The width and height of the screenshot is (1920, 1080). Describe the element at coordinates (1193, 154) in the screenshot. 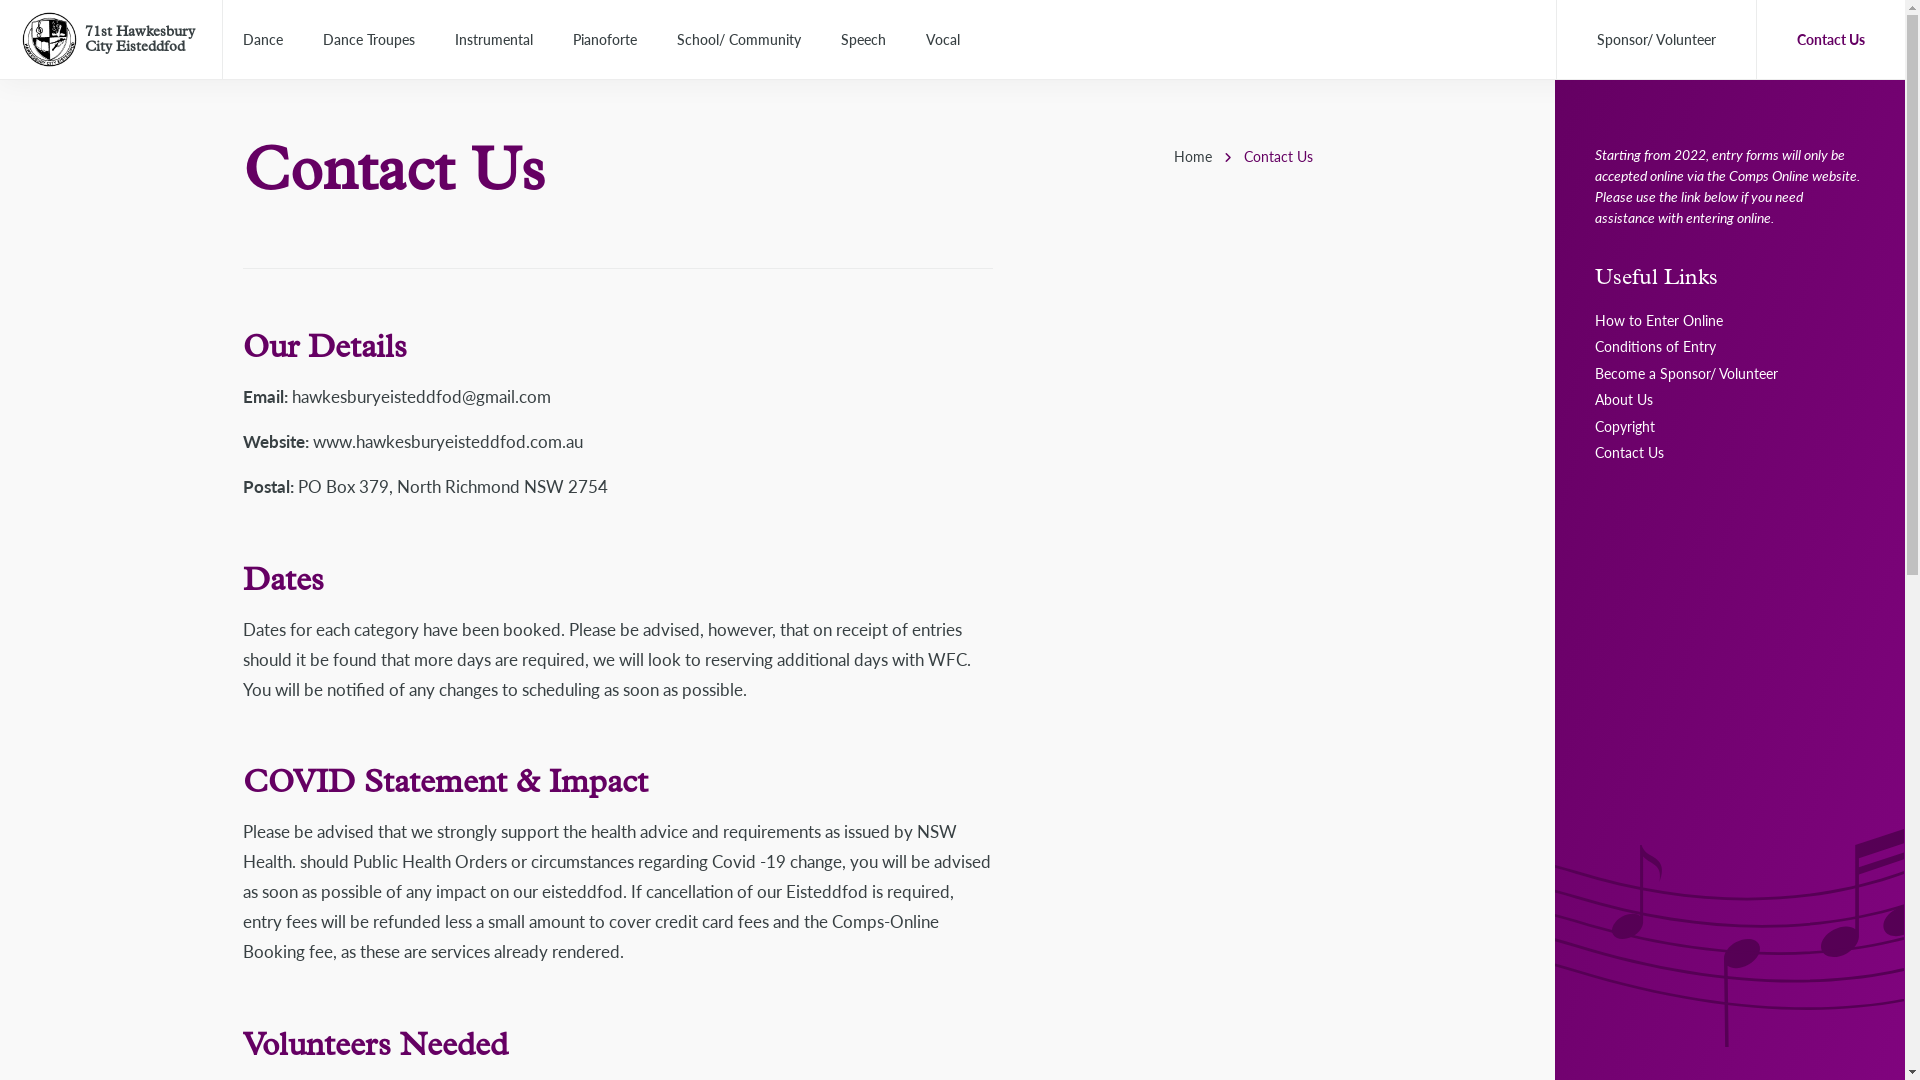

I see `'Home'` at that location.